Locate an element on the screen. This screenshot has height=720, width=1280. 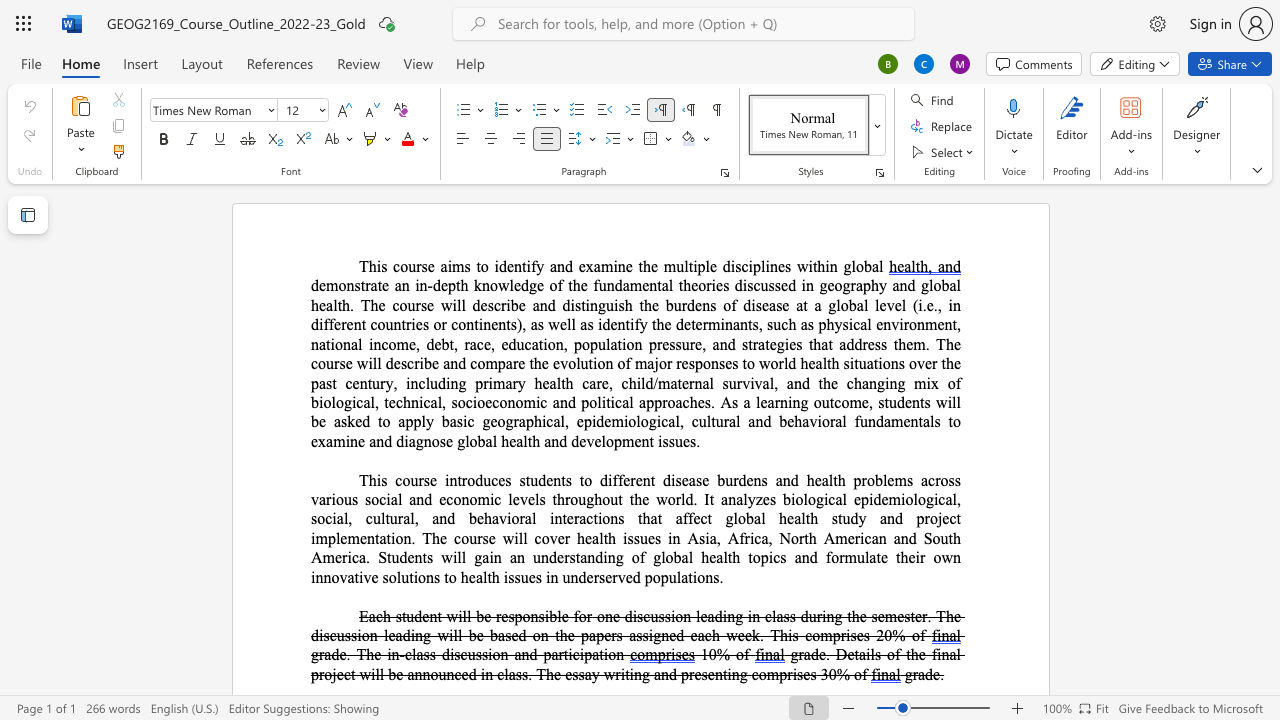
the space between the continuous character "i" and "s" in the text is located at coordinates (381, 265).